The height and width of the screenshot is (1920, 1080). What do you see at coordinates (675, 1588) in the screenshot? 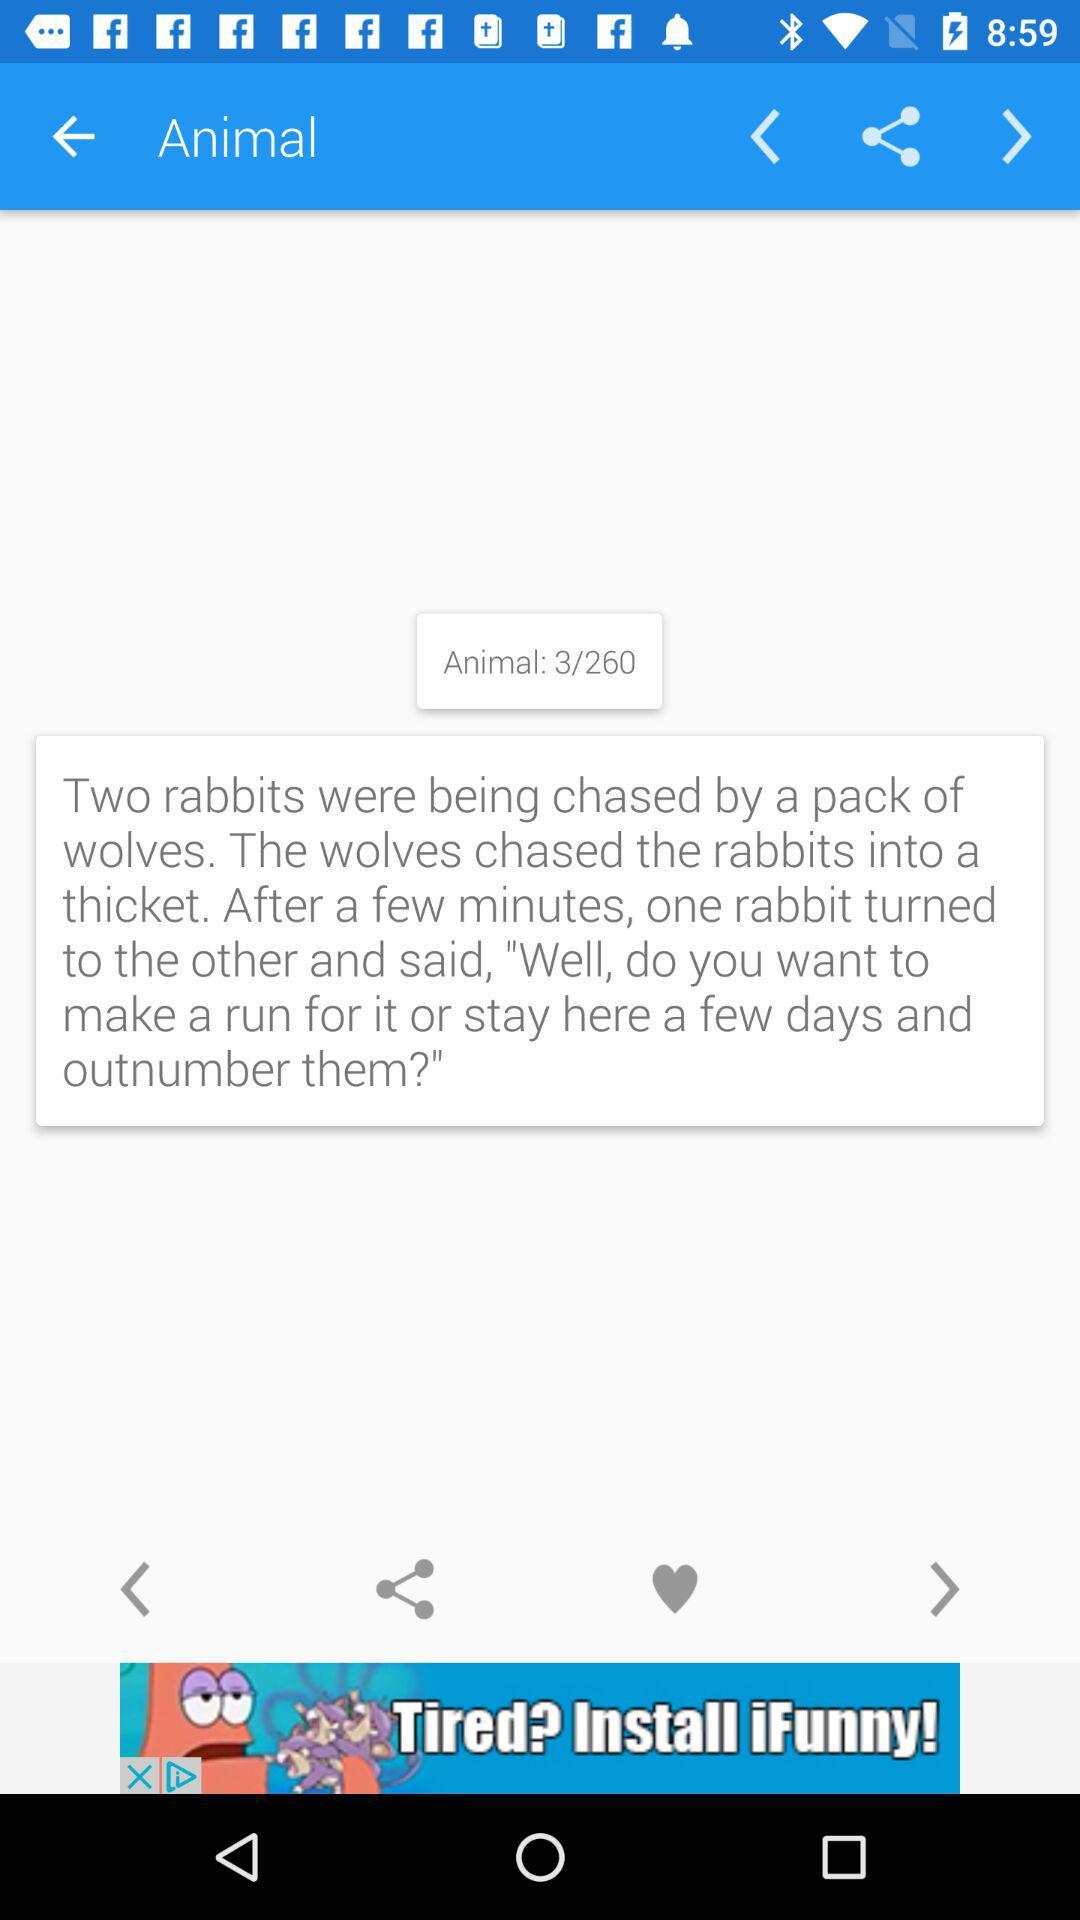
I see `content` at bounding box center [675, 1588].